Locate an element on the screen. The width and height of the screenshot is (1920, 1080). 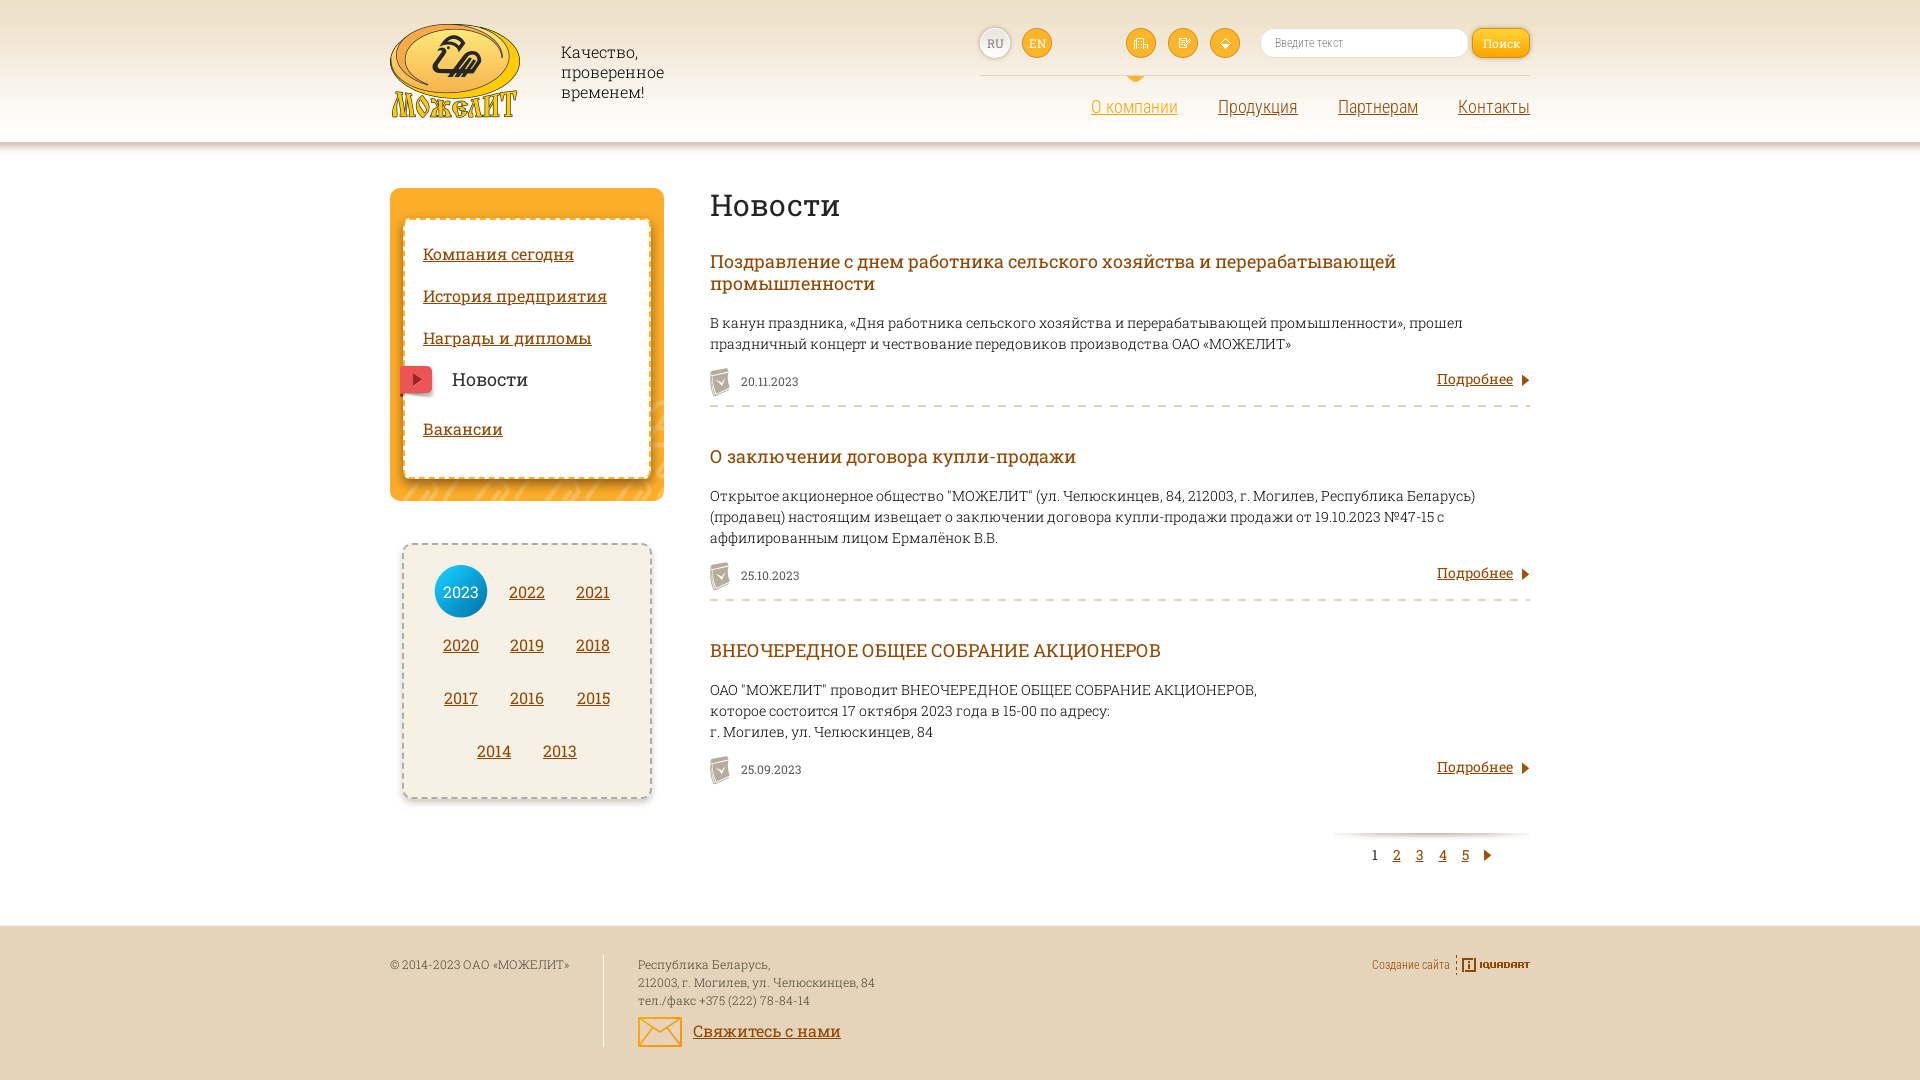
'4' is located at coordinates (1441, 854).